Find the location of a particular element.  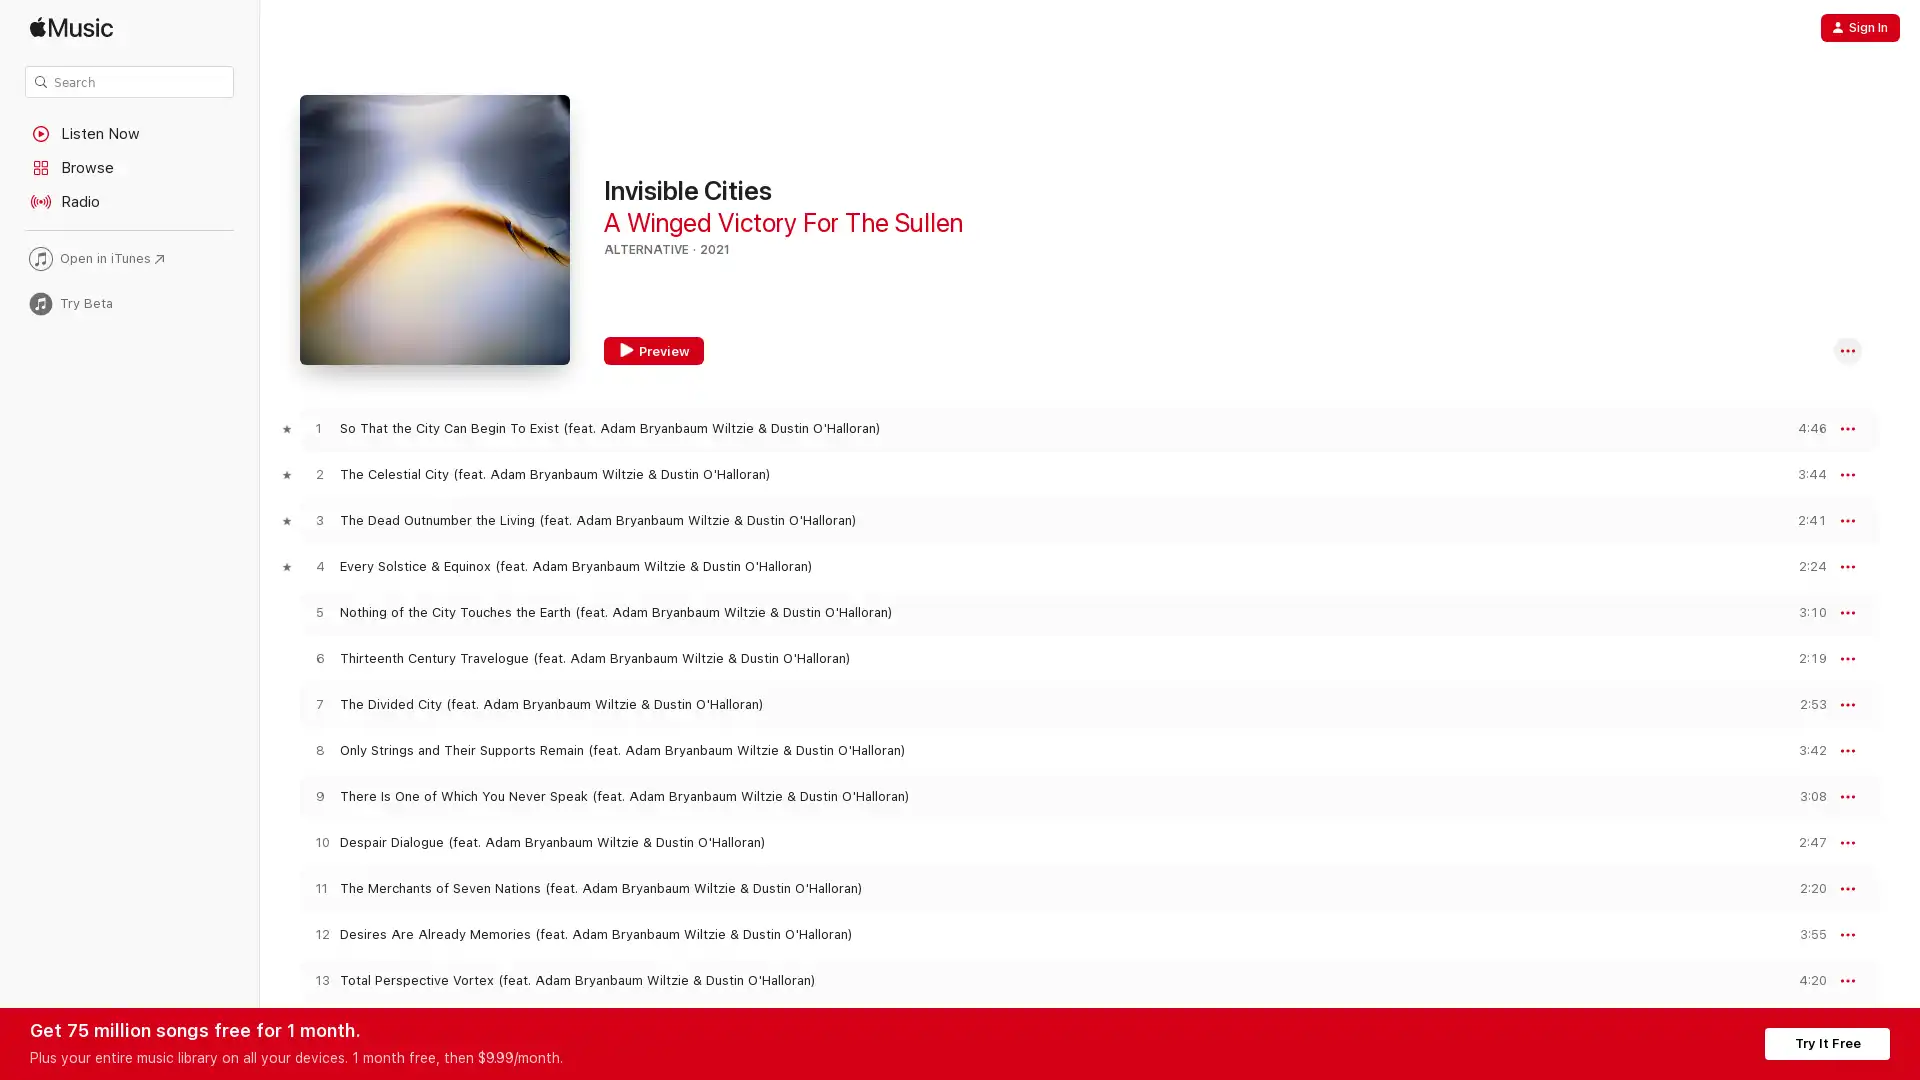

Play is located at coordinates (318, 887).